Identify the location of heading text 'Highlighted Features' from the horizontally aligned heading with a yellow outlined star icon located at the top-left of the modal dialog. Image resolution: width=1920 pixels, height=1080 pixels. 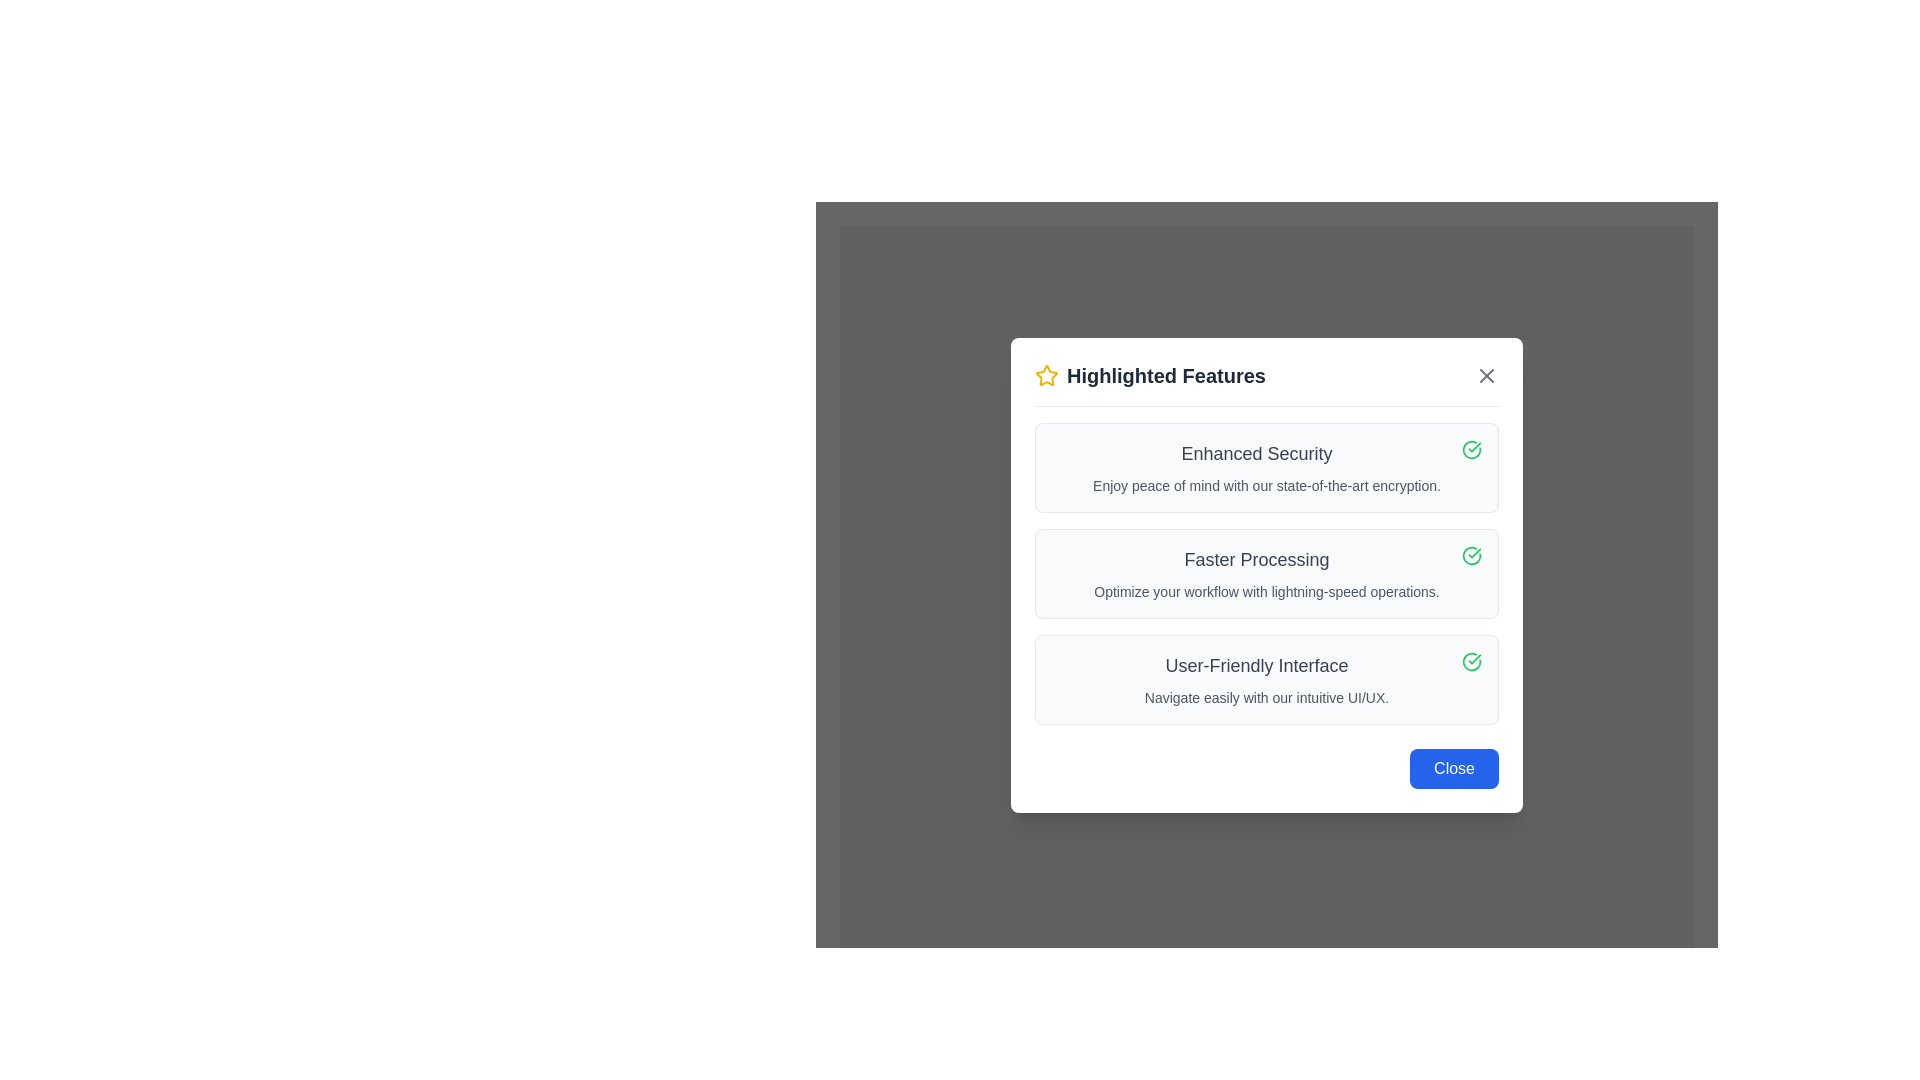
(1150, 375).